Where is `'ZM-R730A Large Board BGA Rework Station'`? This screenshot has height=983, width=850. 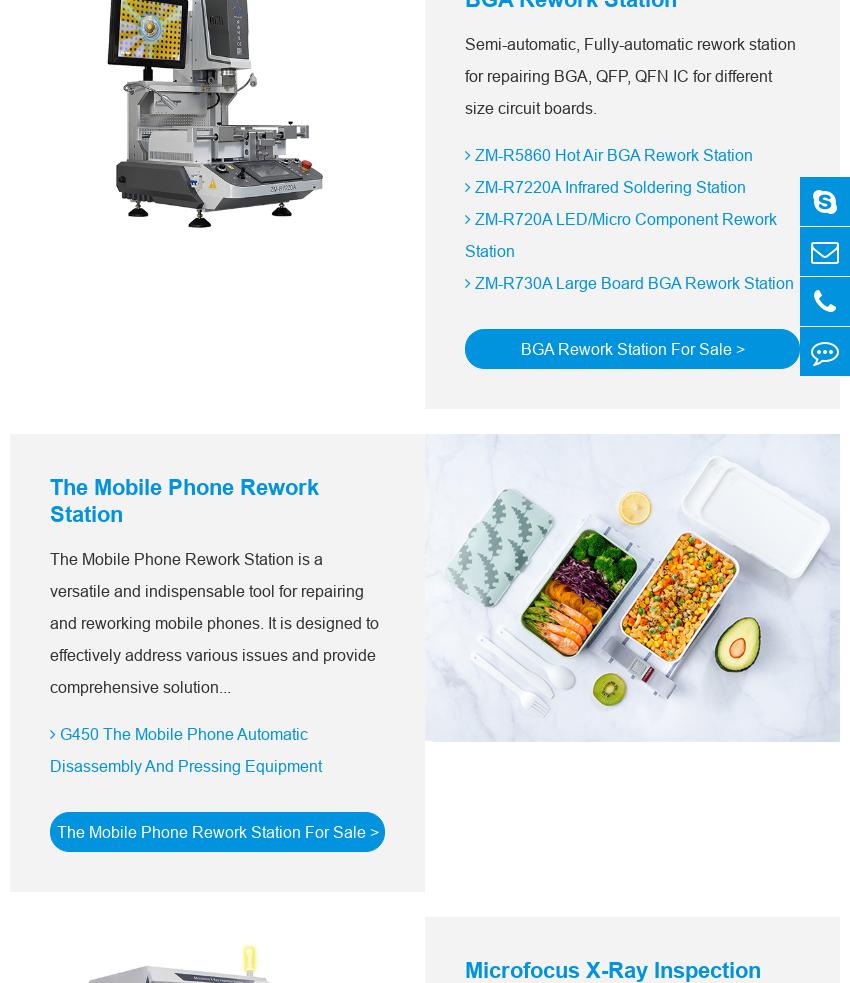 'ZM-R730A Large Board BGA Rework Station' is located at coordinates (631, 283).